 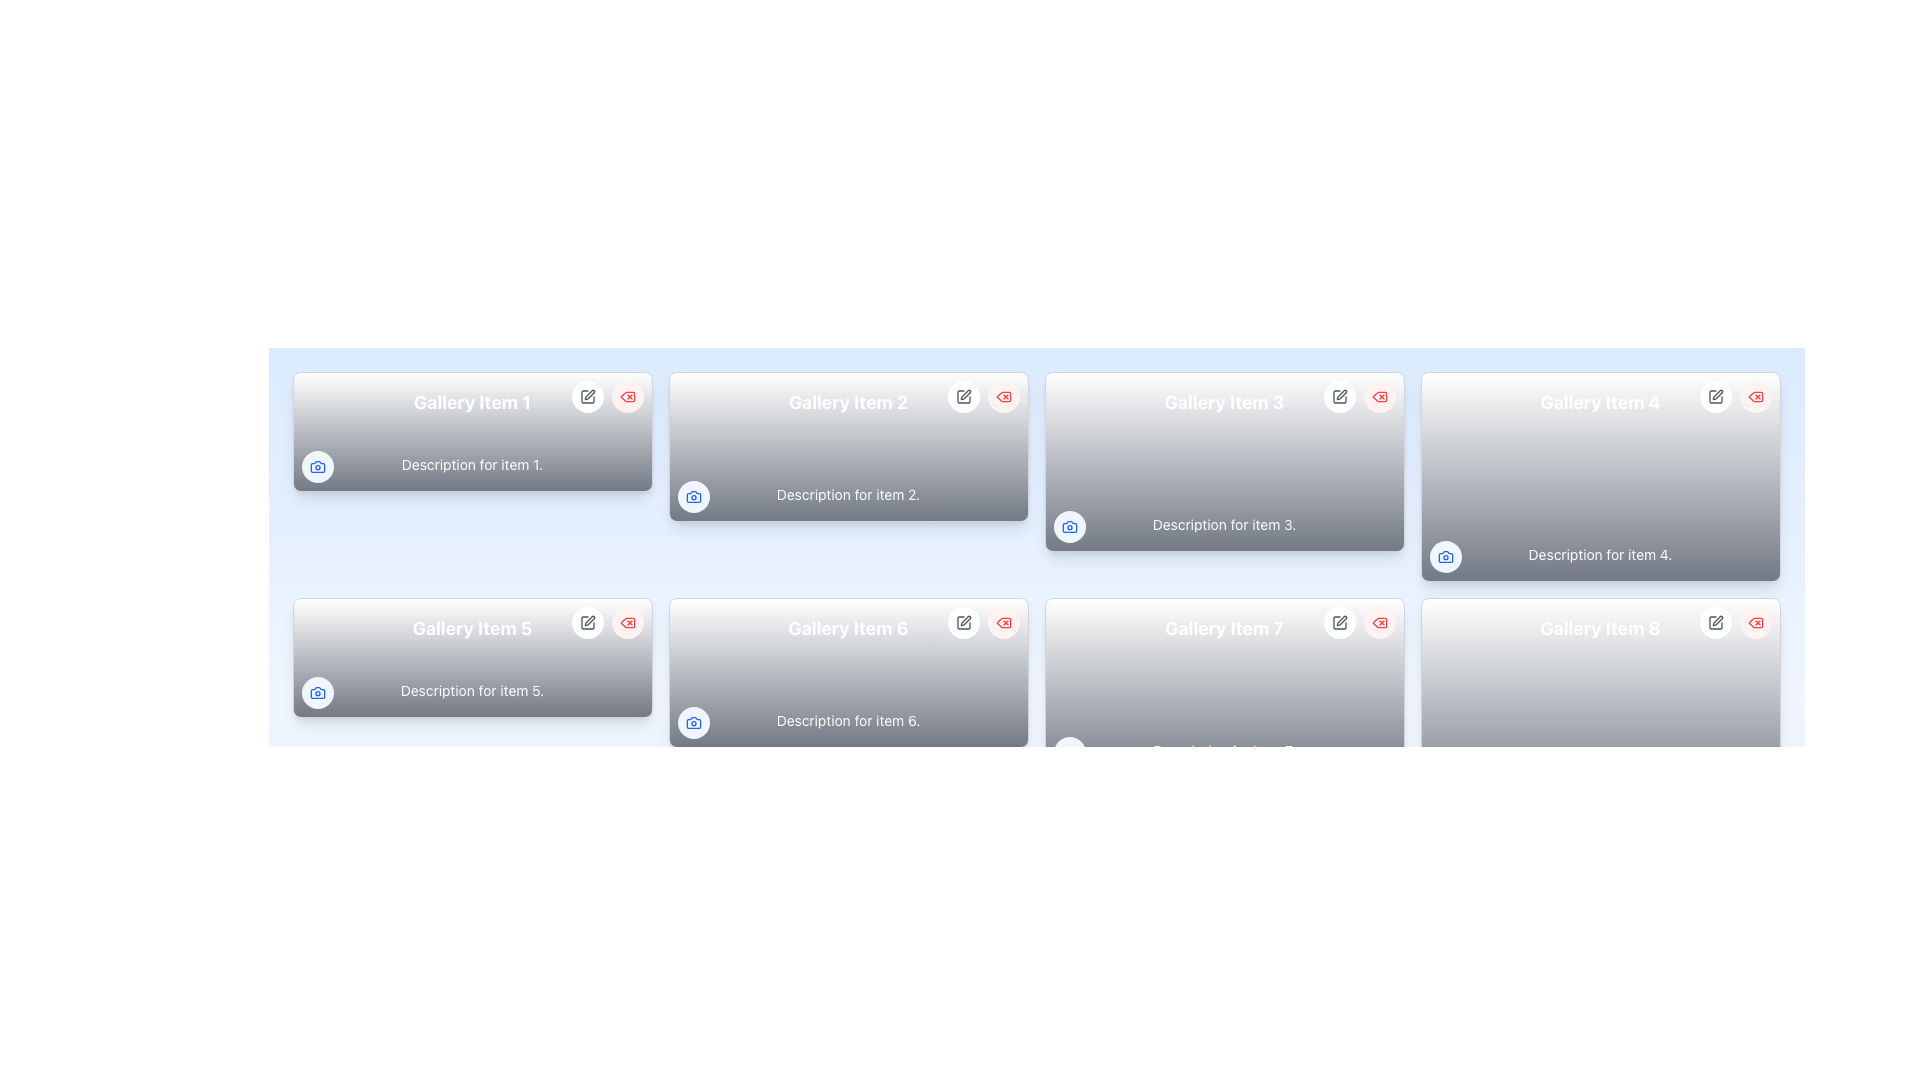 I want to click on the red delete icon located in the top-right corner of the card labeled 'Gallery Item 4', so click(x=1754, y=397).